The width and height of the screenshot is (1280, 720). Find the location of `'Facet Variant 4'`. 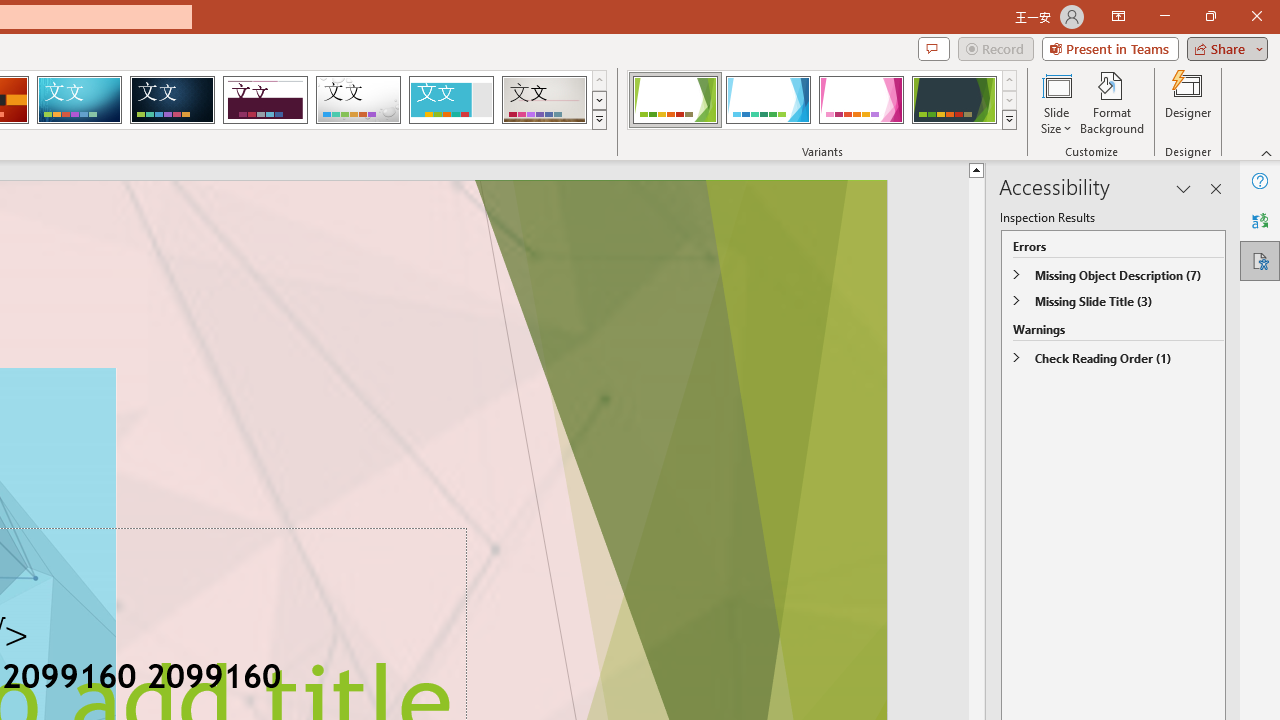

'Facet Variant 4' is located at coordinates (953, 100).